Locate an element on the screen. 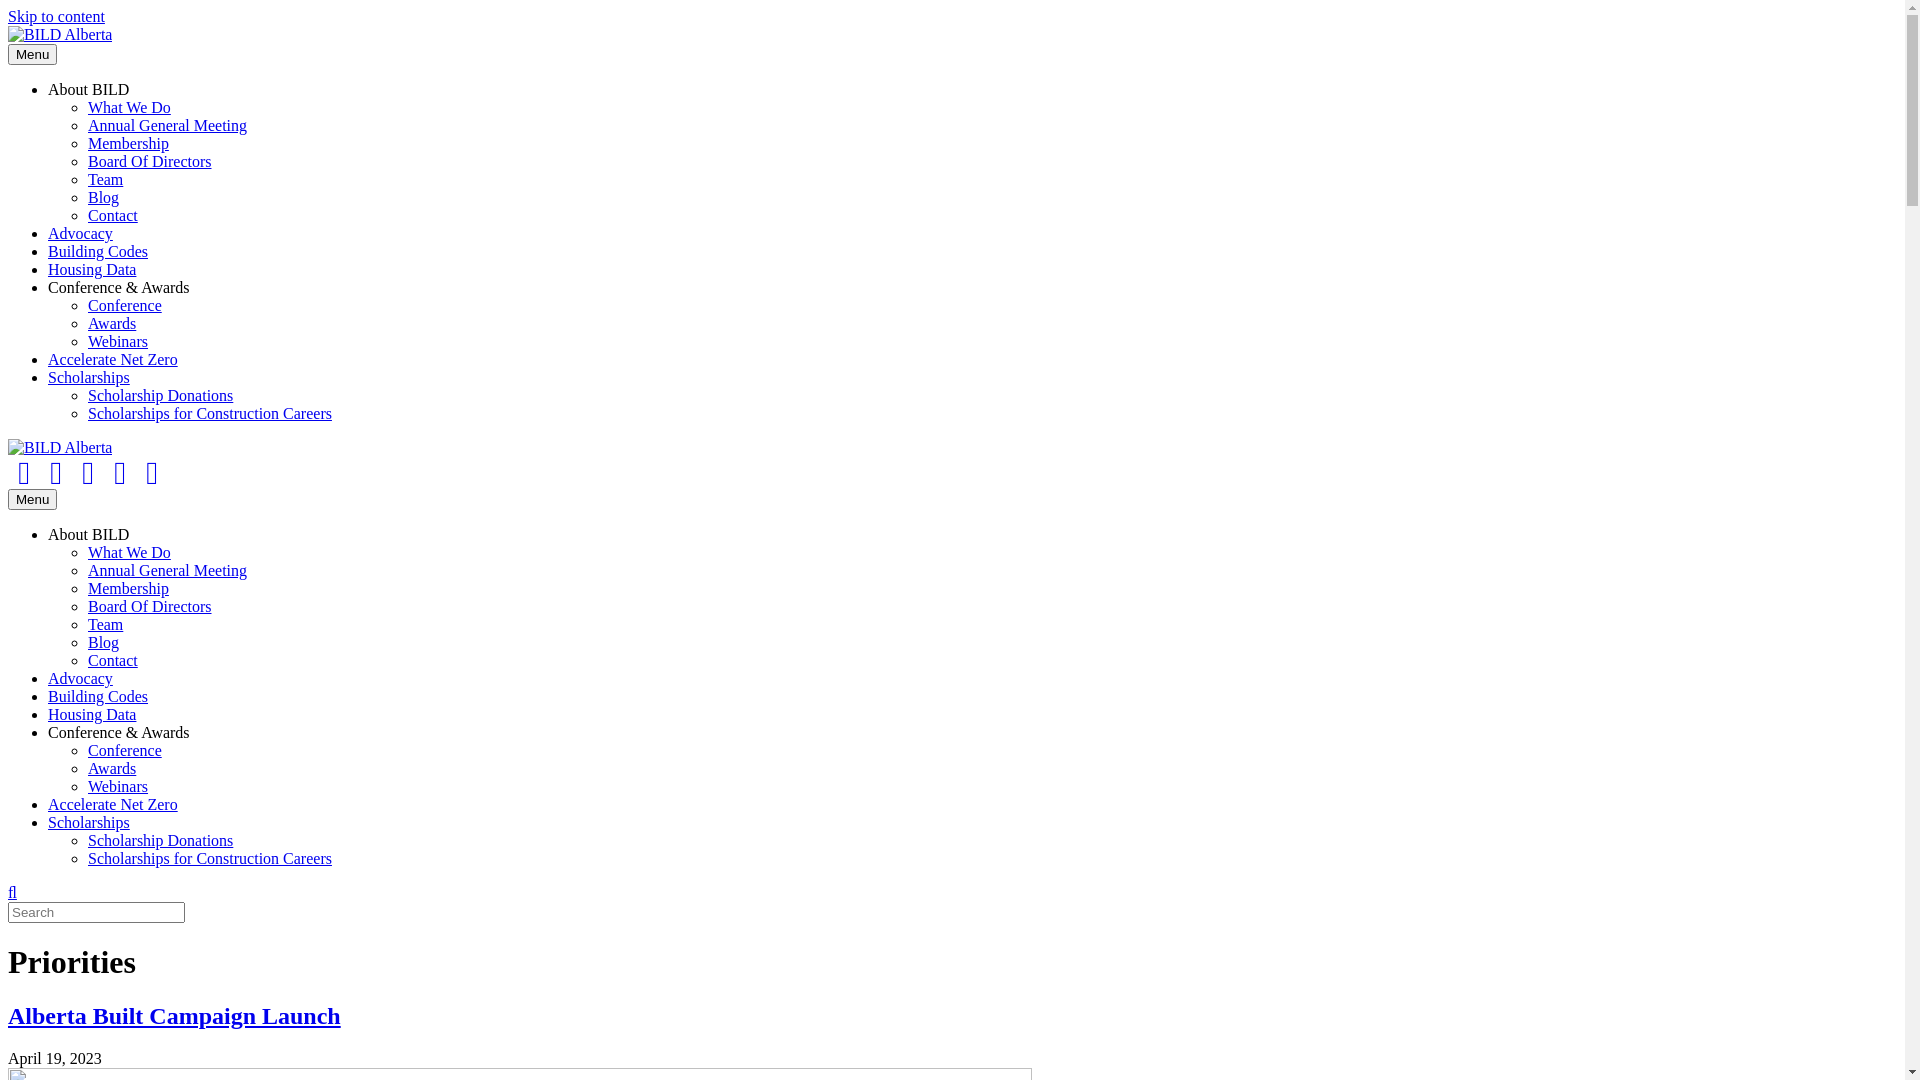 The image size is (1920, 1080). 'Contact' is located at coordinates (112, 660).